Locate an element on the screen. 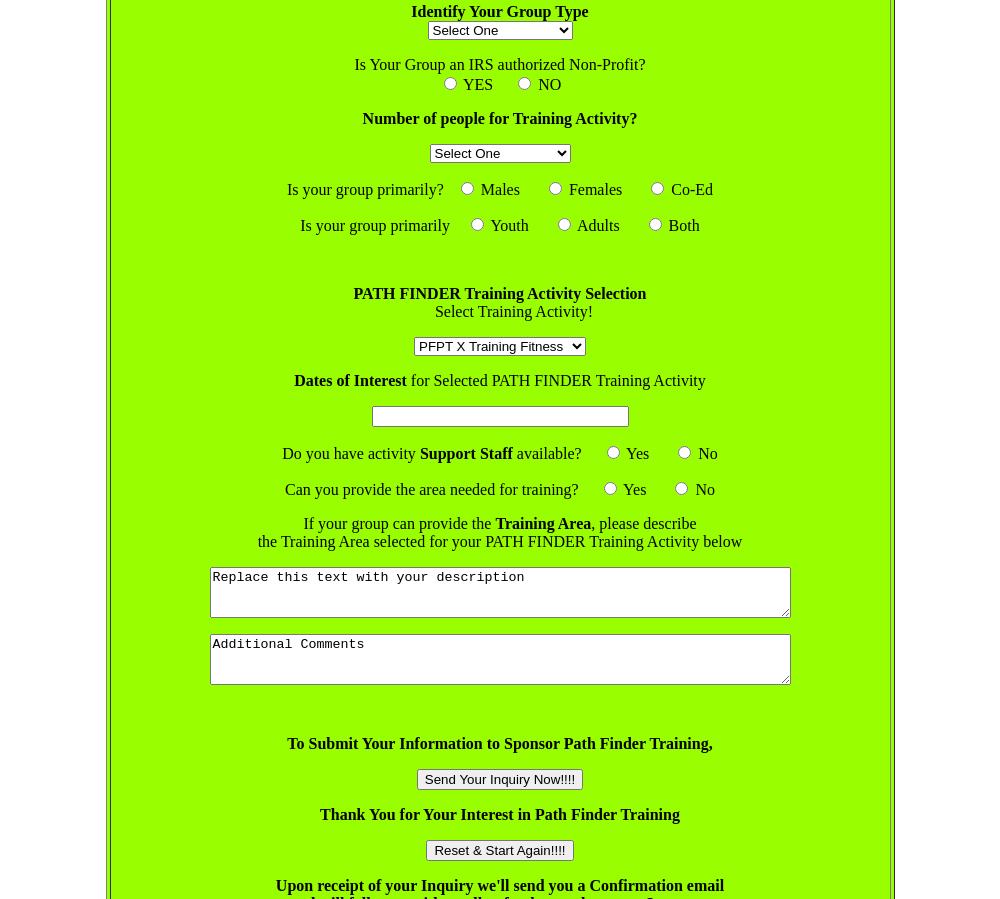 Image resolution: width=1000 pixels, height=899 pixels. 'Adults' is located at coordinates (607, 225).